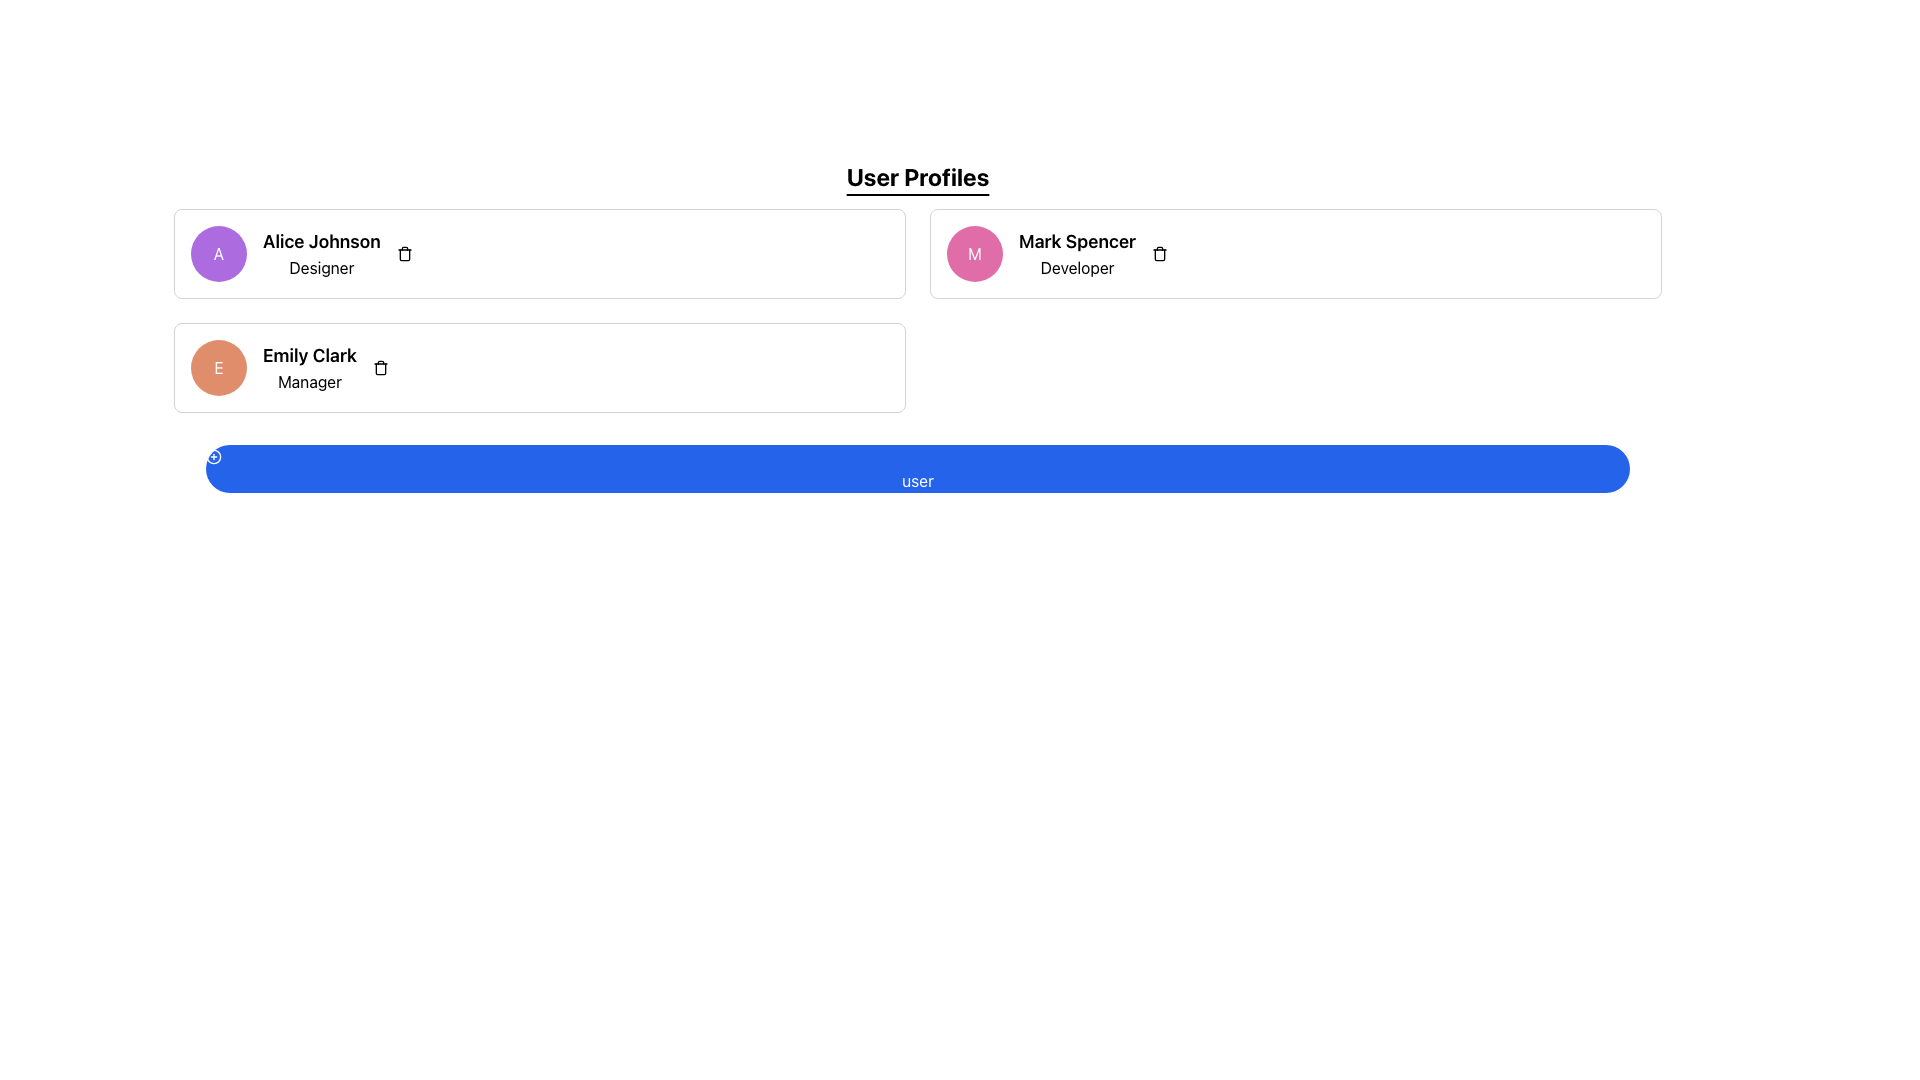 This screenshot has height=1080, width=1920. Describe the element at coordinates (308, 381) in the screenshot. I see `the text label displaying the word 'Manager', which is styled with a standard font and medium weight, located directly below the 'Emily Clark' name label` at that location.